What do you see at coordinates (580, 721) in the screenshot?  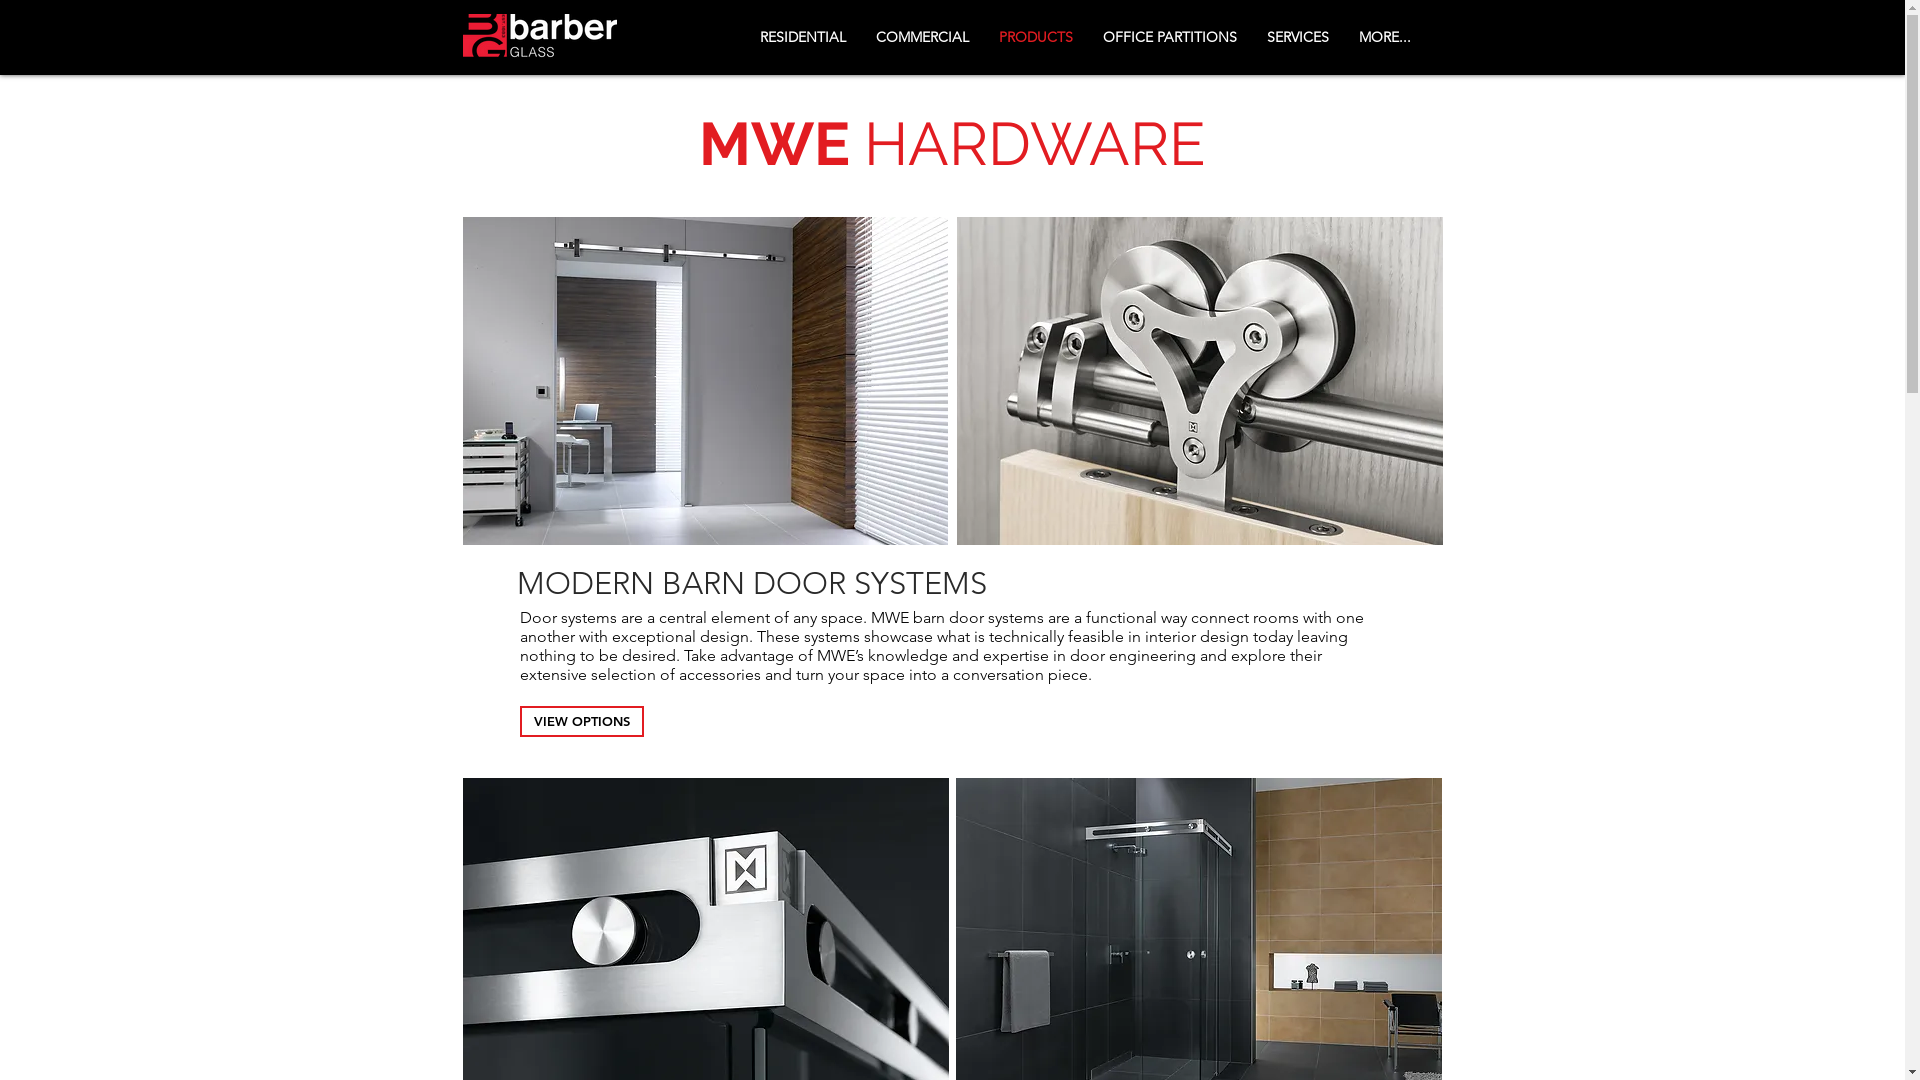 I see `'VIEW OPTIONS'` at bounding box center [580, 721].